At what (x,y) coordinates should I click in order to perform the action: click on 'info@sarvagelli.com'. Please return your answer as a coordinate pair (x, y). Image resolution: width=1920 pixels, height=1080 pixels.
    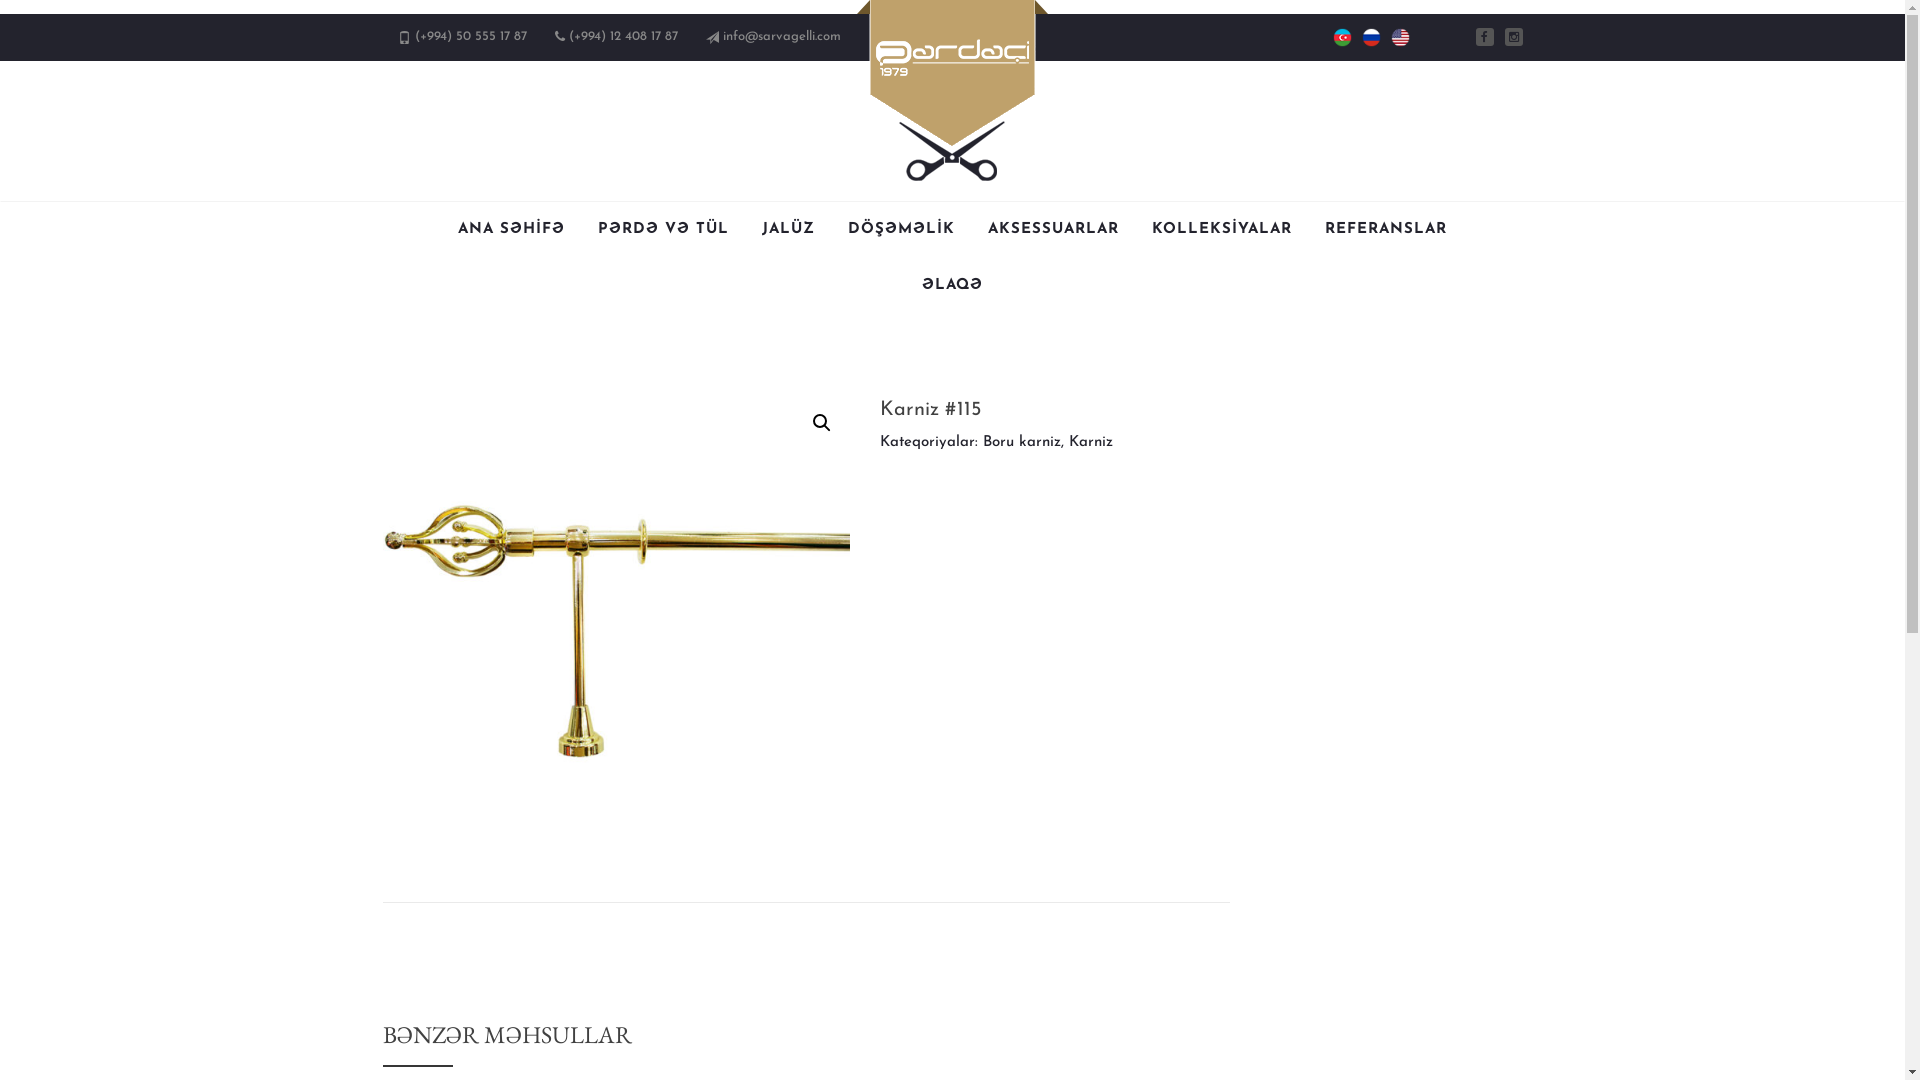
    Looking at the image, I should click on (720, 36).